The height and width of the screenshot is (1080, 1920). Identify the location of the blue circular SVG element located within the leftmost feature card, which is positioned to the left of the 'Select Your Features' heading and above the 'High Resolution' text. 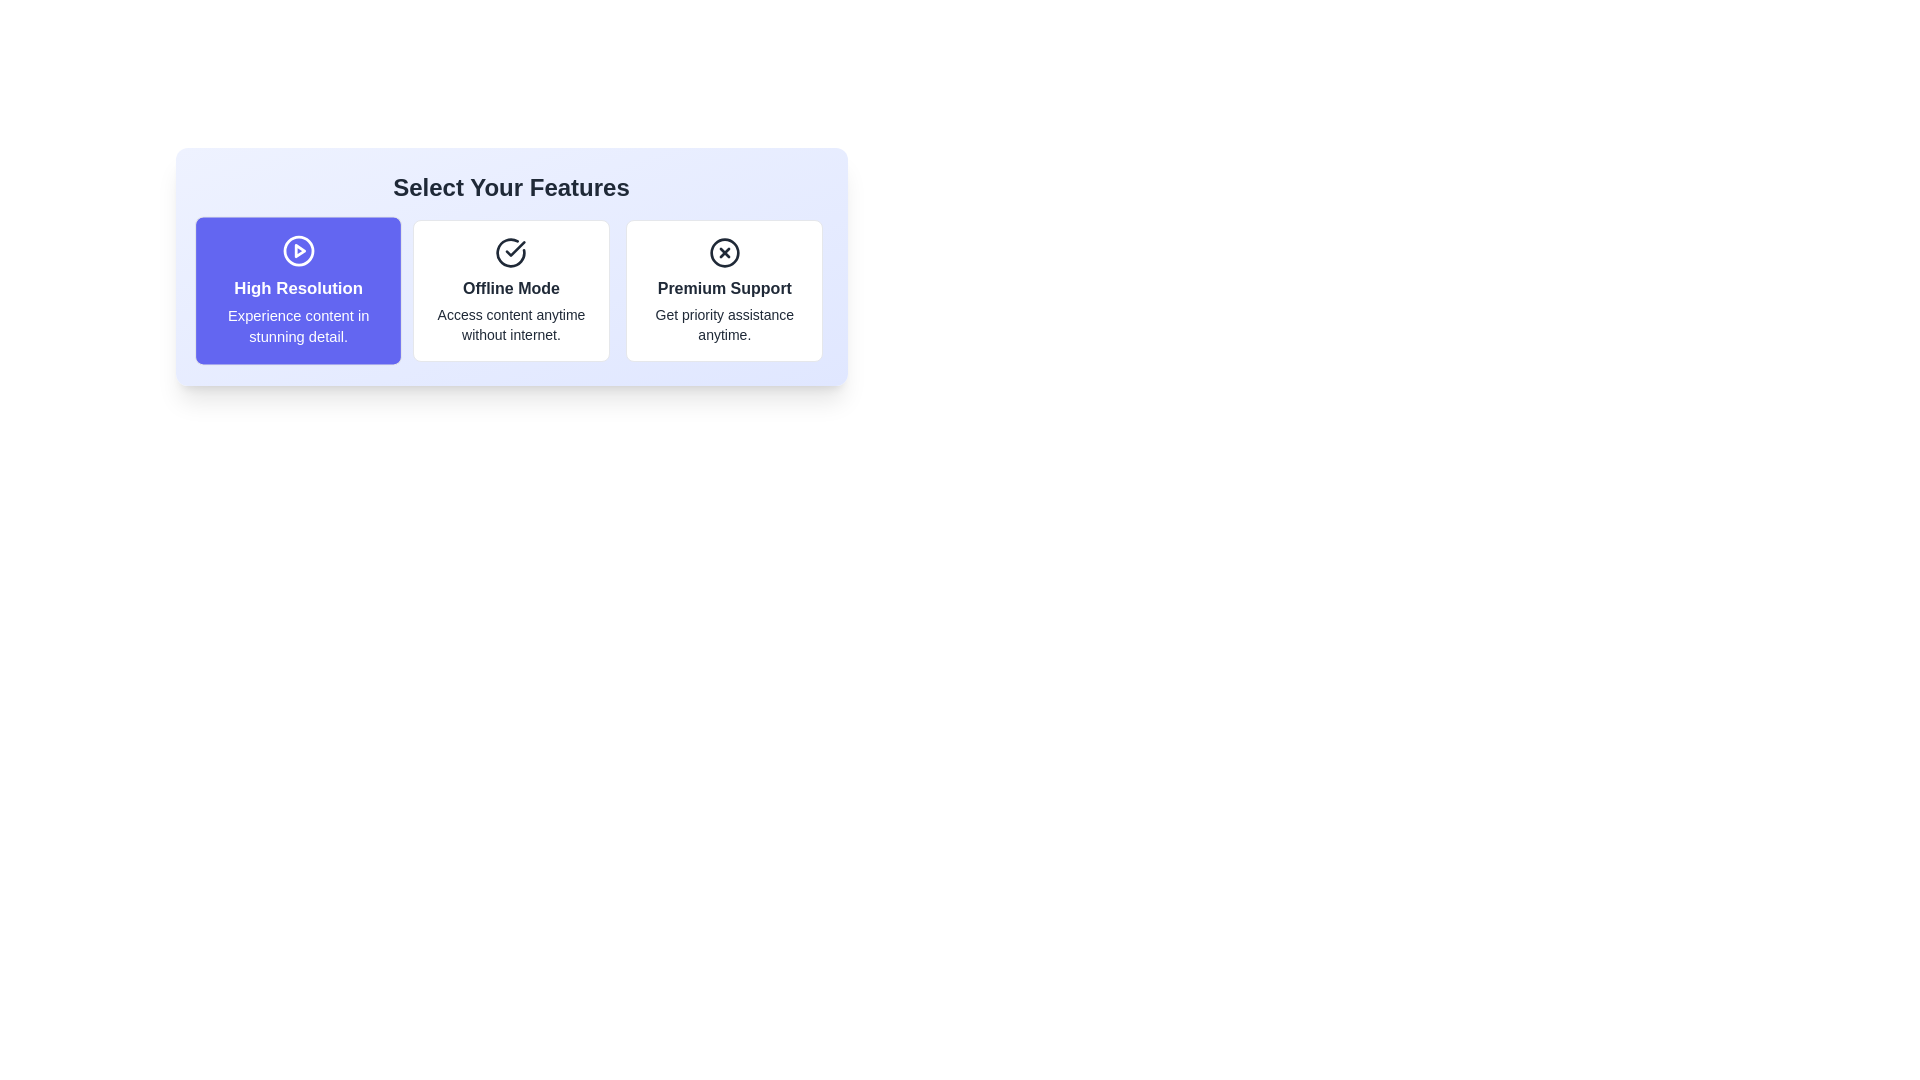
(297, 250).